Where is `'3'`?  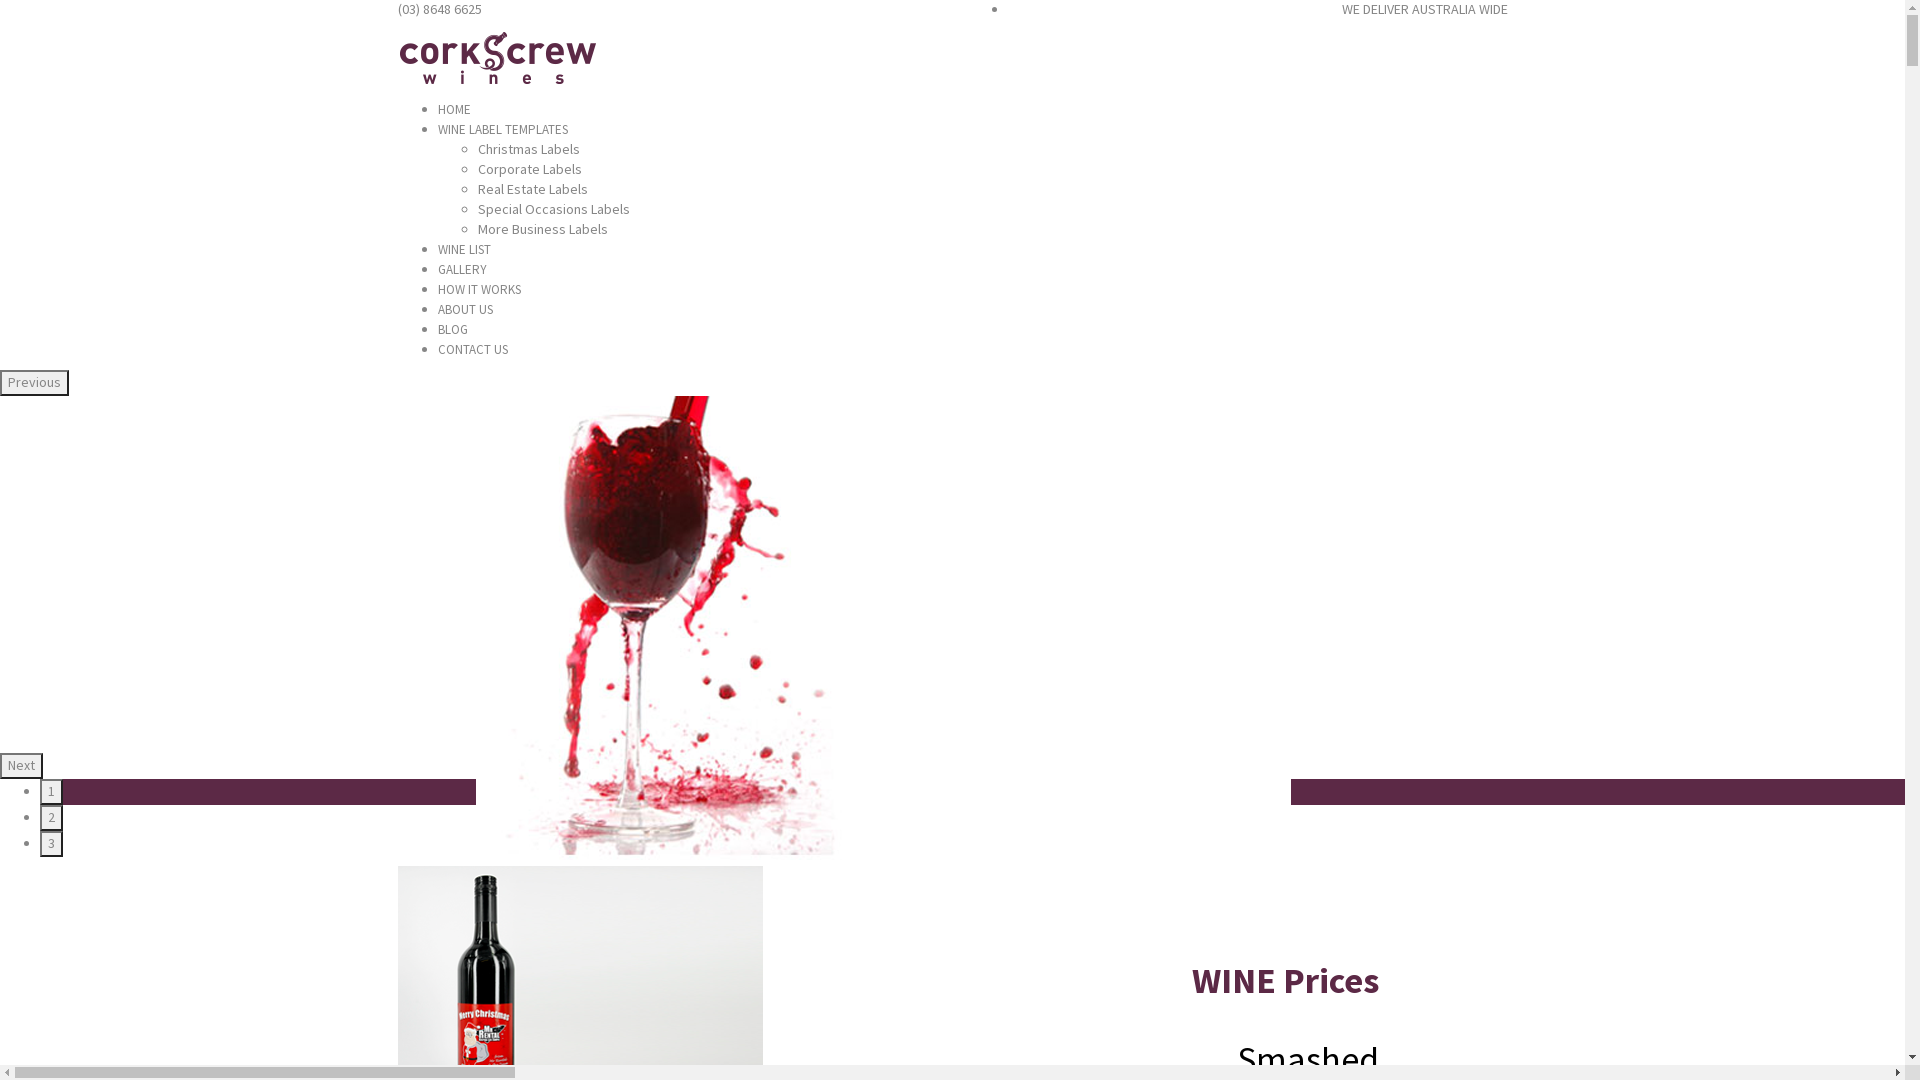 '3' is located at coordinates (51, 844).